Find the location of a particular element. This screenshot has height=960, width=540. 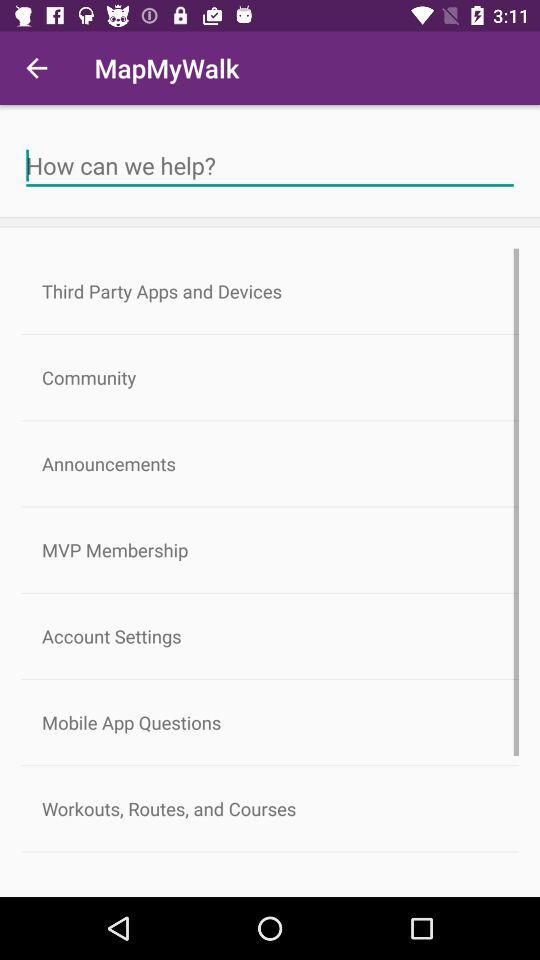

help is located at coordinates (270, 165).